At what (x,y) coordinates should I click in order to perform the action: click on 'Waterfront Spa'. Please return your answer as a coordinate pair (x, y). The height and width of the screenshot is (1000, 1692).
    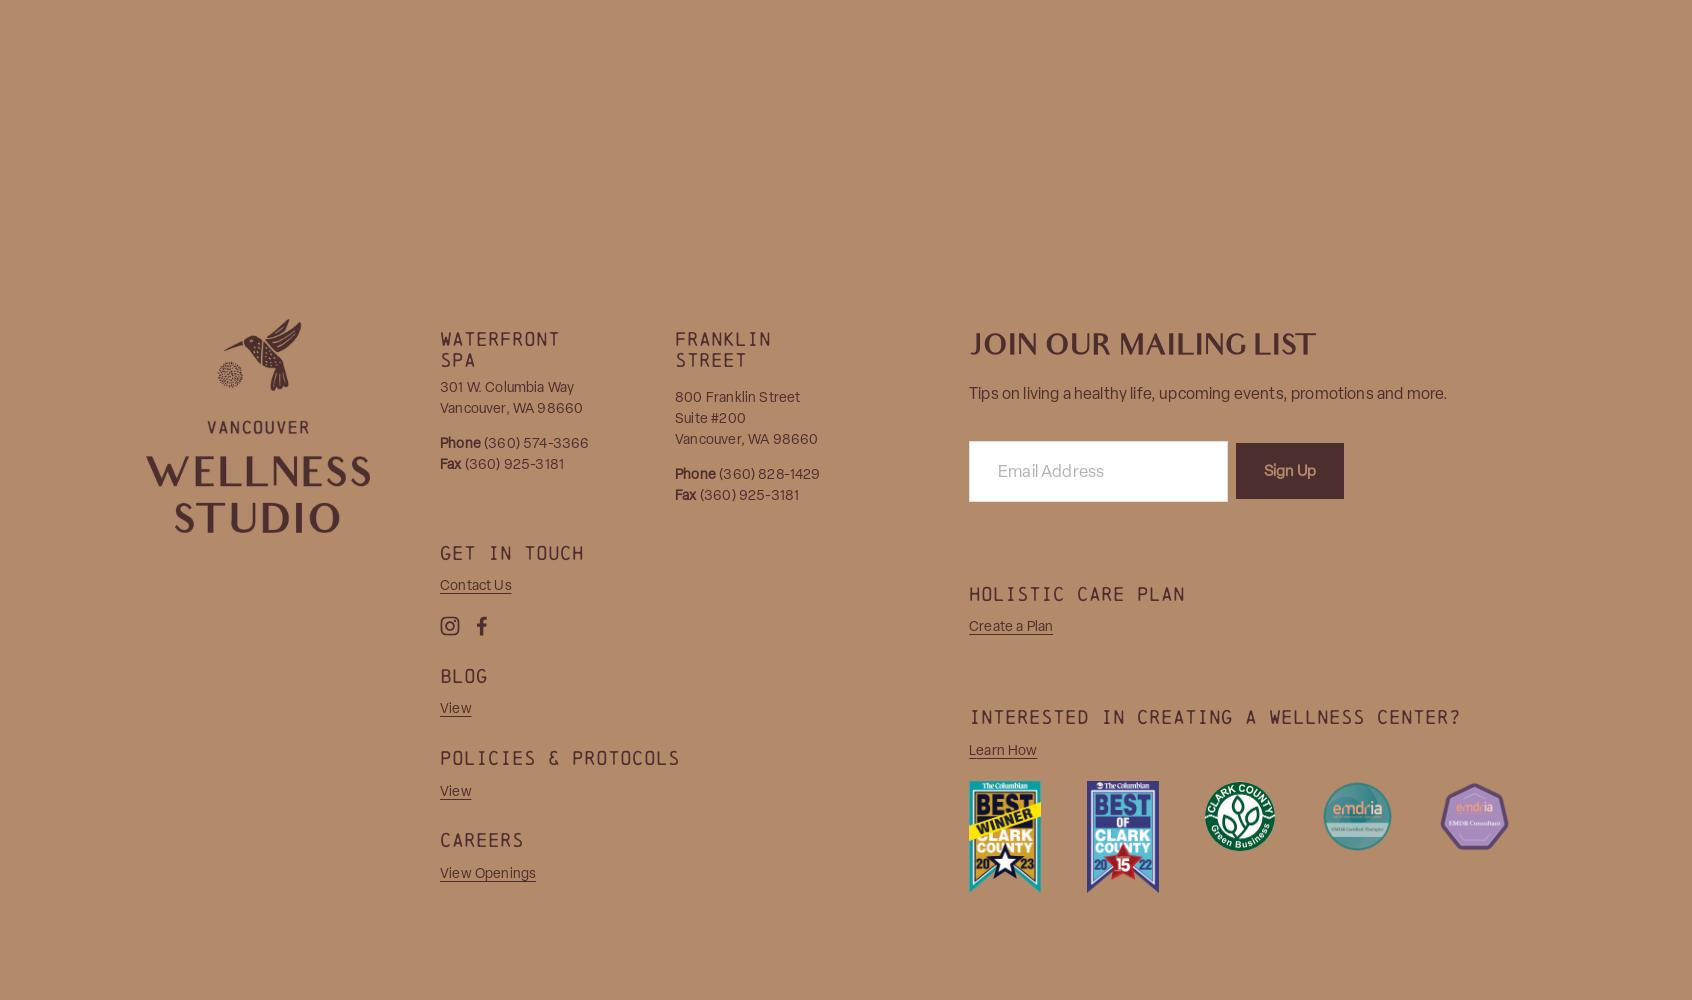
    Looking at the image, I should click on (506, 348).